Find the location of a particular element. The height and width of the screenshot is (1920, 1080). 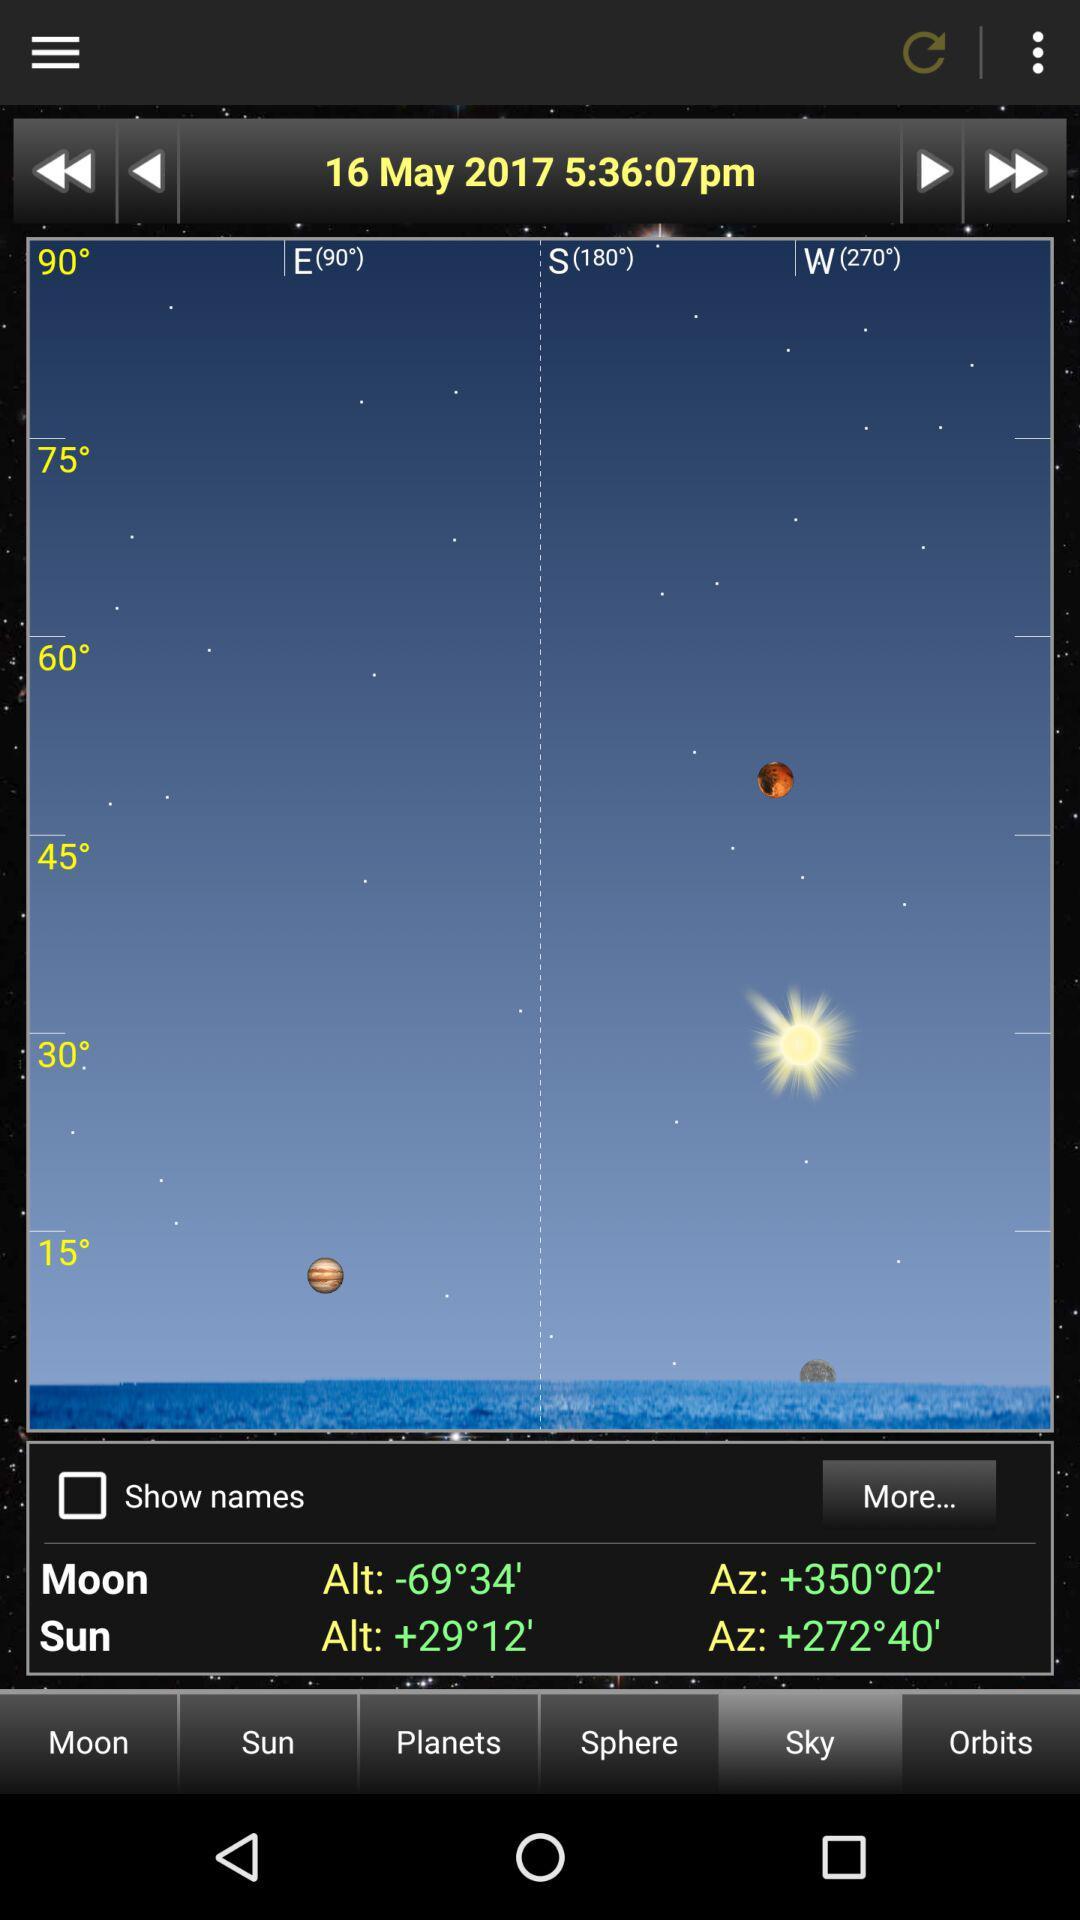

the more icon is located at coordinates (1036, 52).